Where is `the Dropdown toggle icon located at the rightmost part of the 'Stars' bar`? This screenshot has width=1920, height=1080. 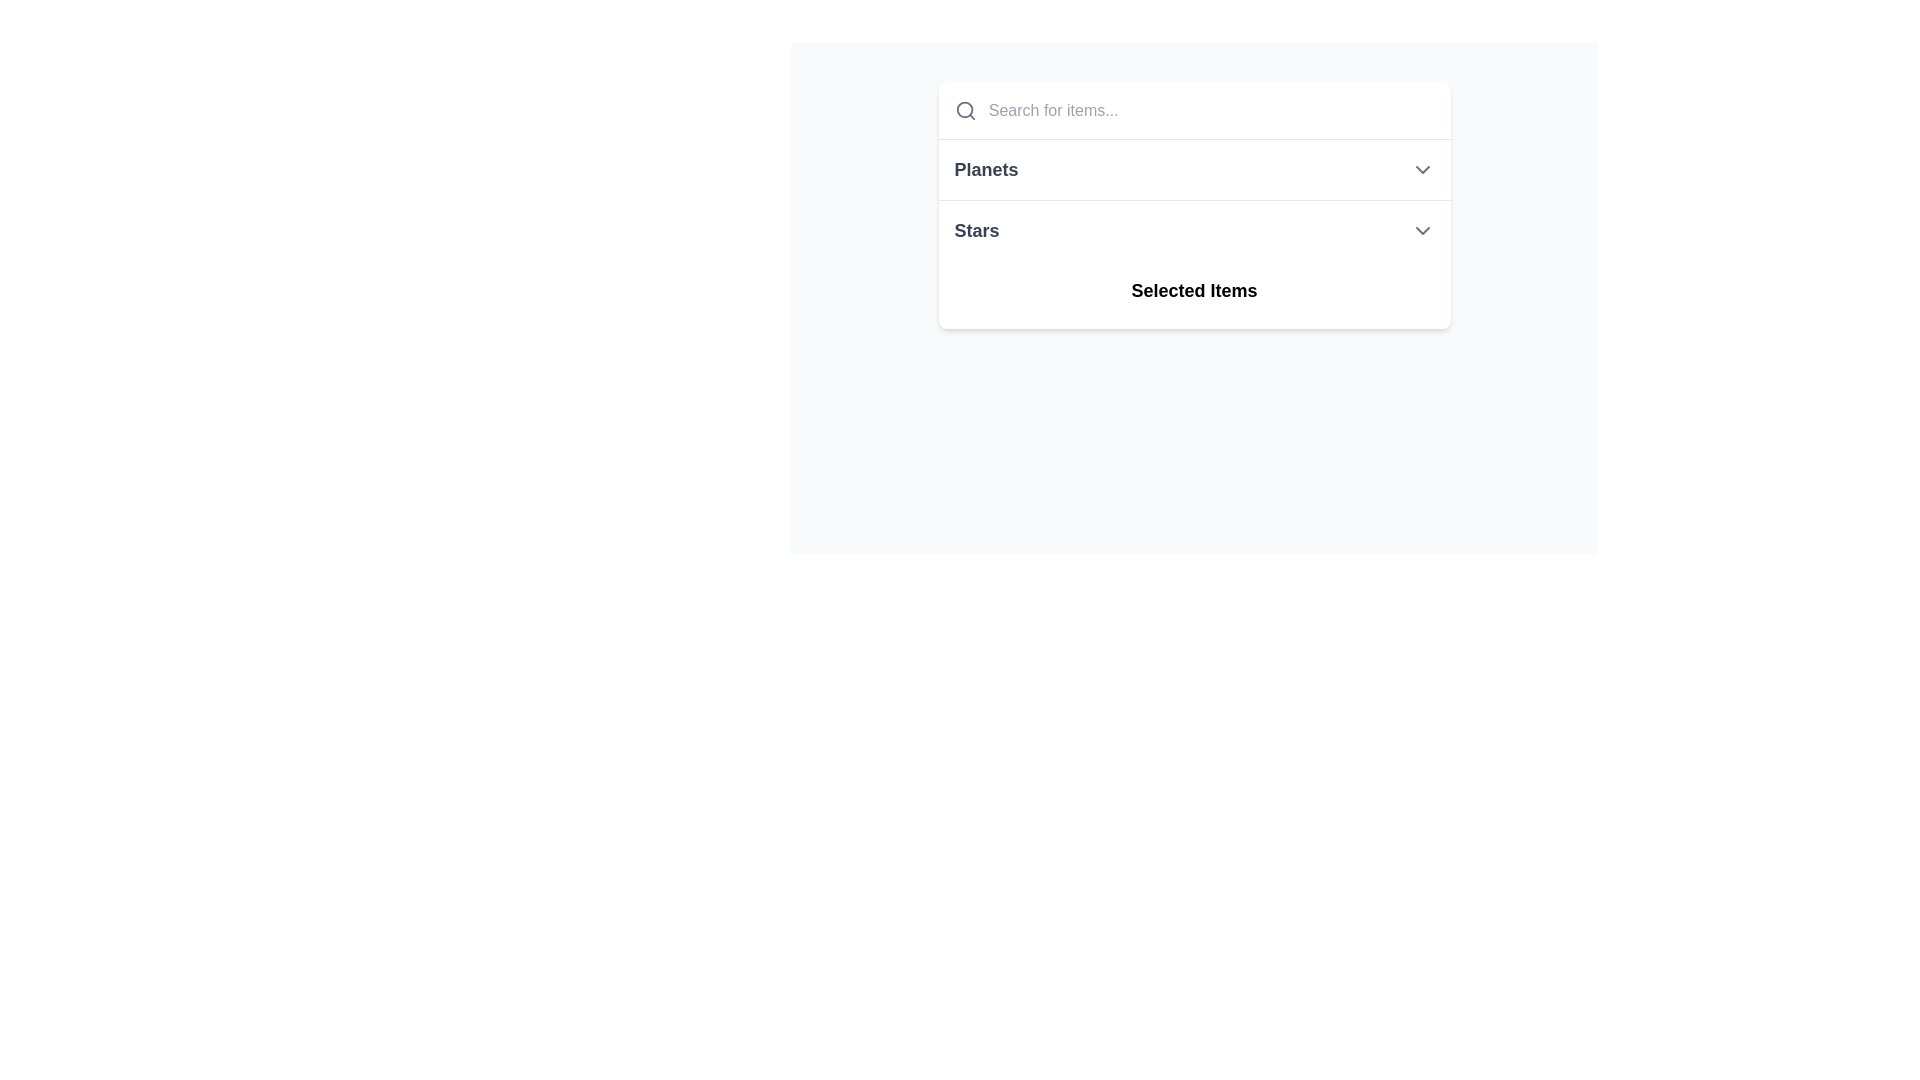
the Dropdown toggle icon located at the rightmost part of the 'Stars' bar is located at coordinates (1421, 230).